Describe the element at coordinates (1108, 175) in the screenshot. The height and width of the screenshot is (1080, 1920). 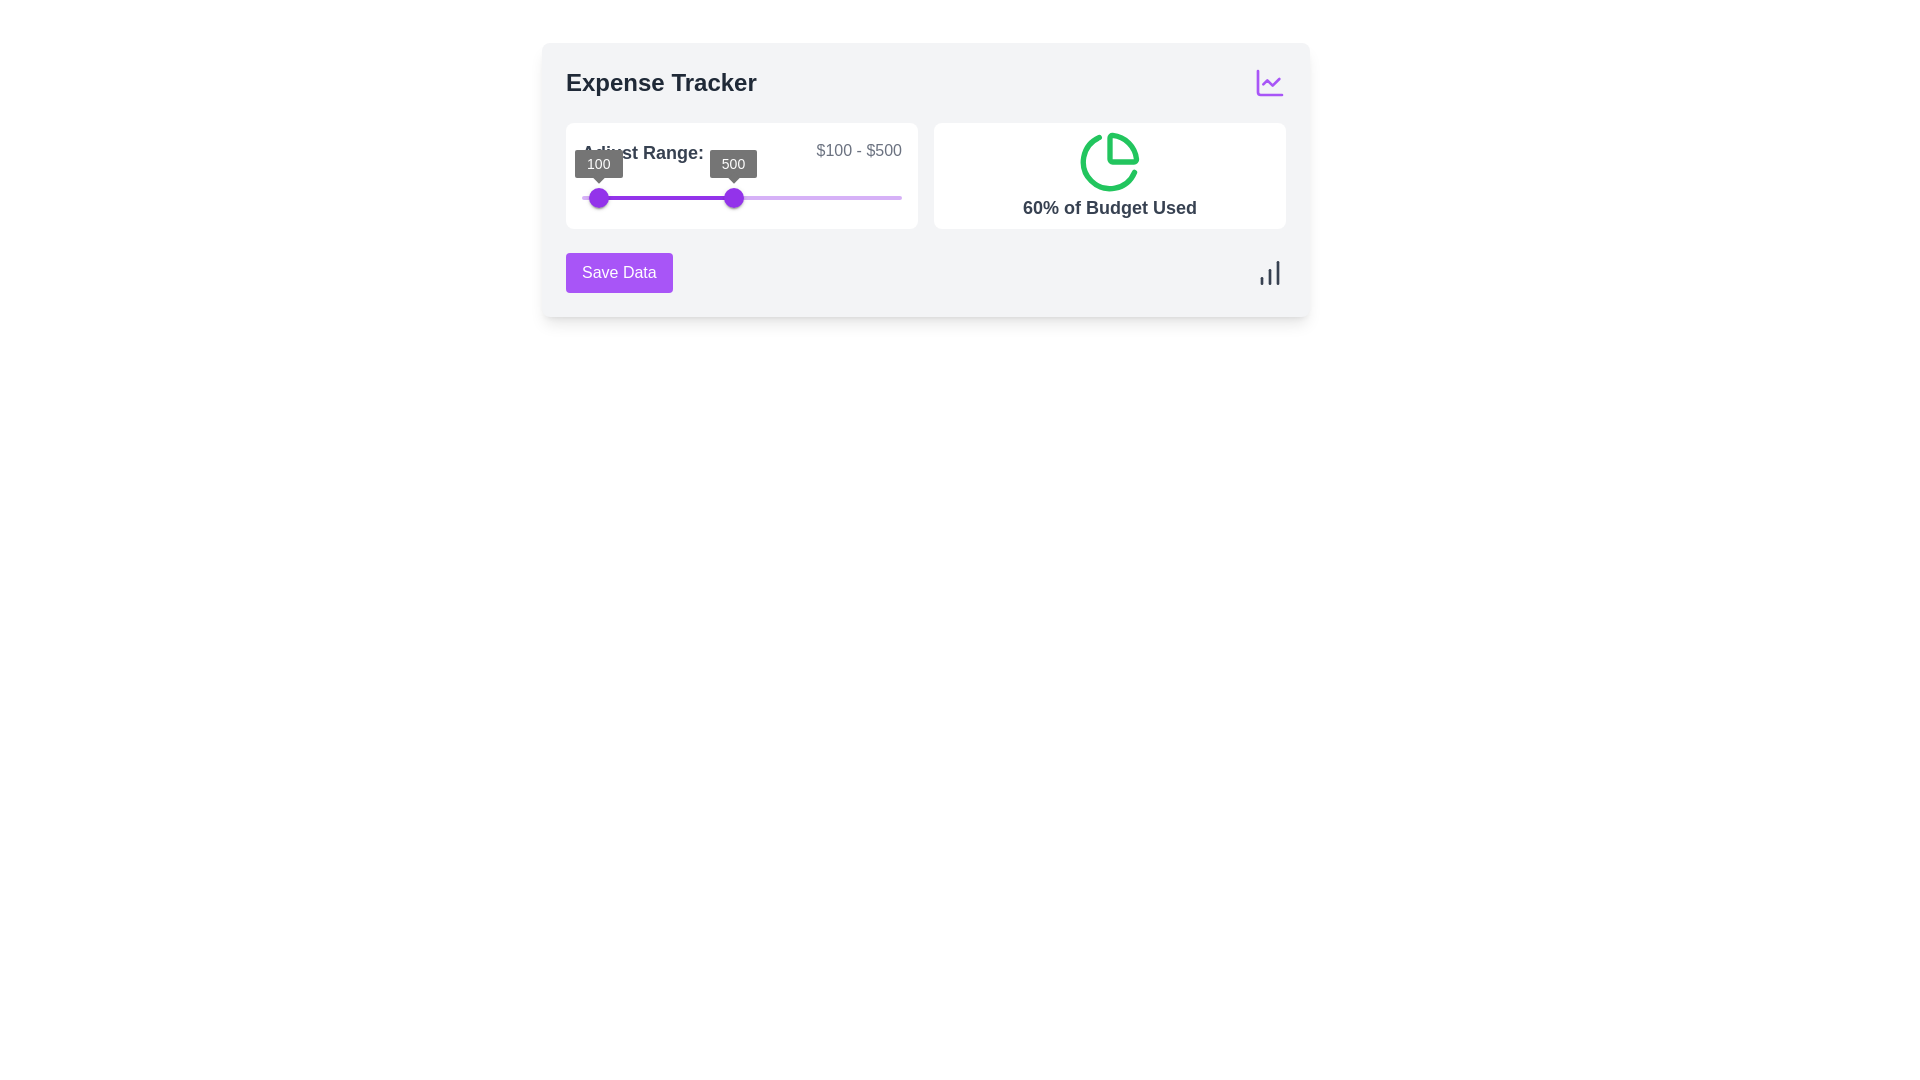
I see `the Informative card displaying '60% of Budget Used' with a green pie chart icon at the top` at that location.